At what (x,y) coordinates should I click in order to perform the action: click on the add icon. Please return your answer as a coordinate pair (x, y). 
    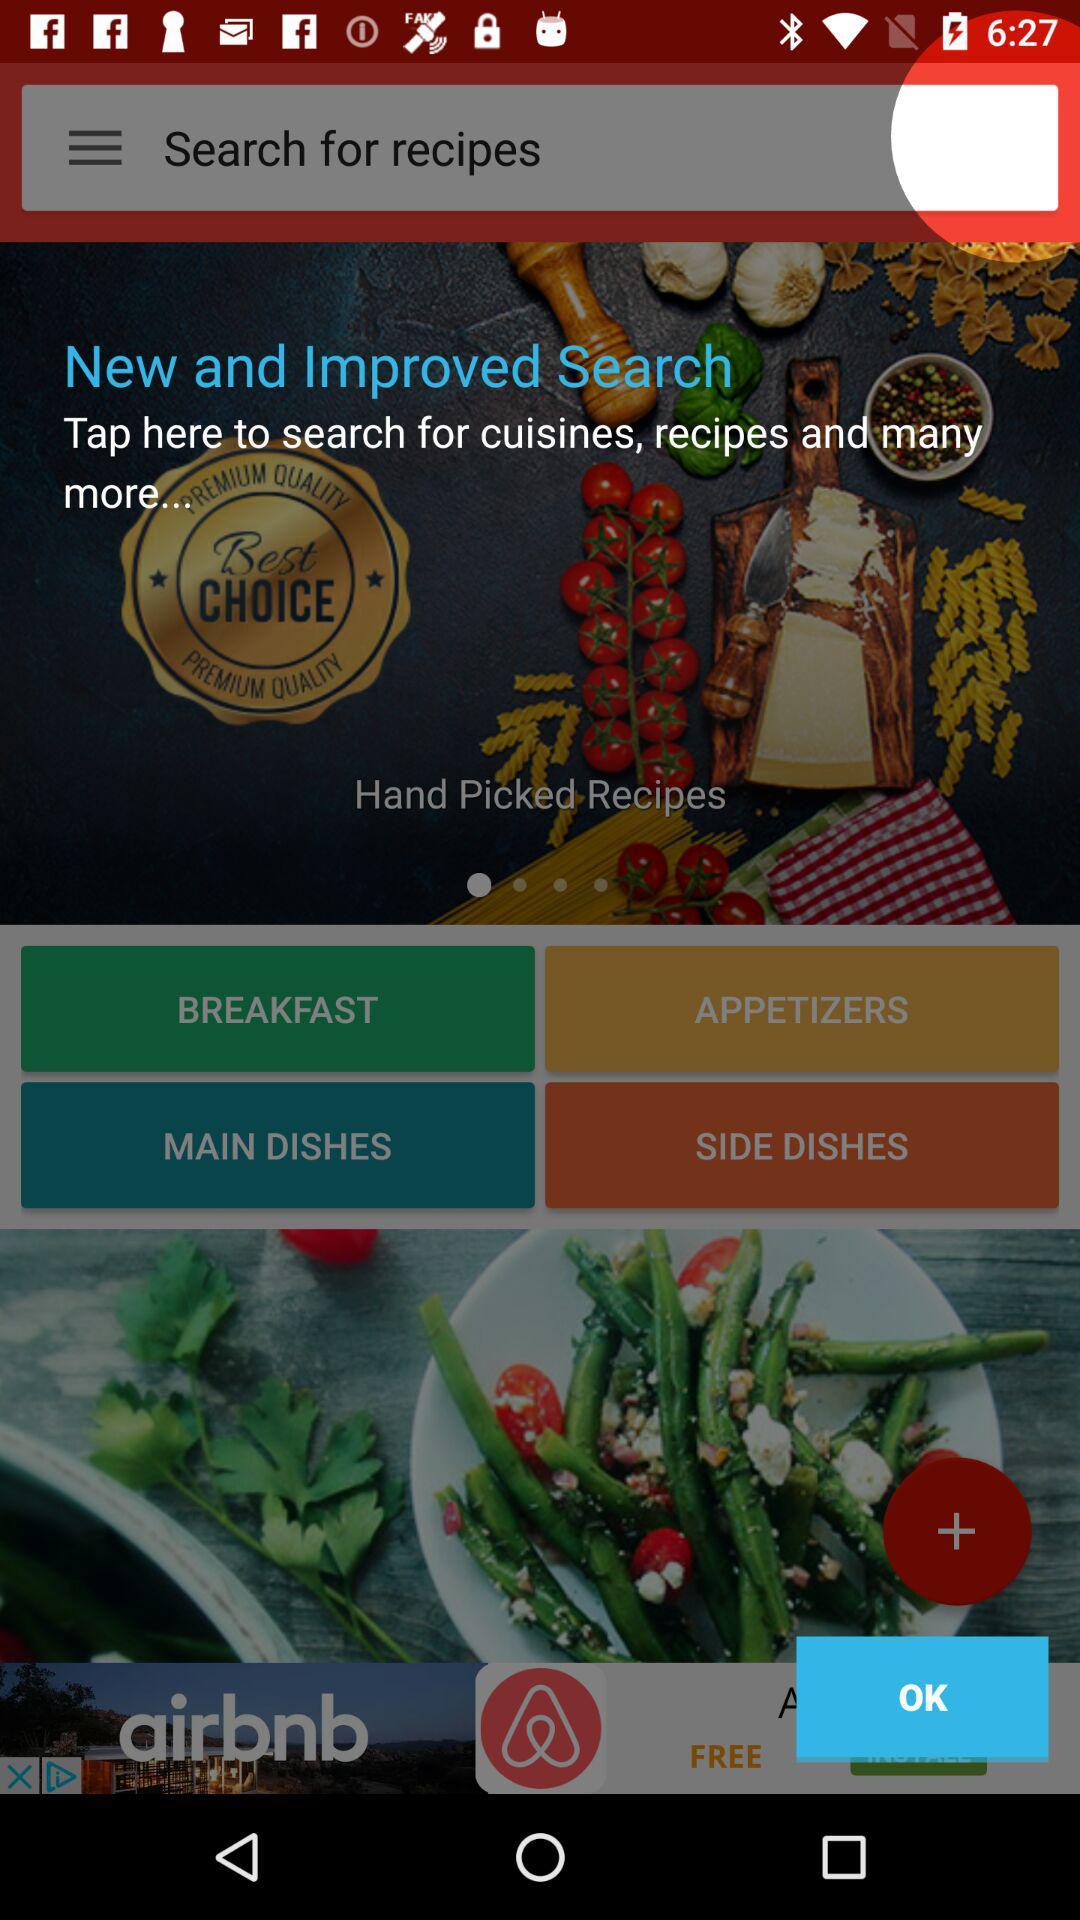
    Looking at the image, I should click on (955, 1538).